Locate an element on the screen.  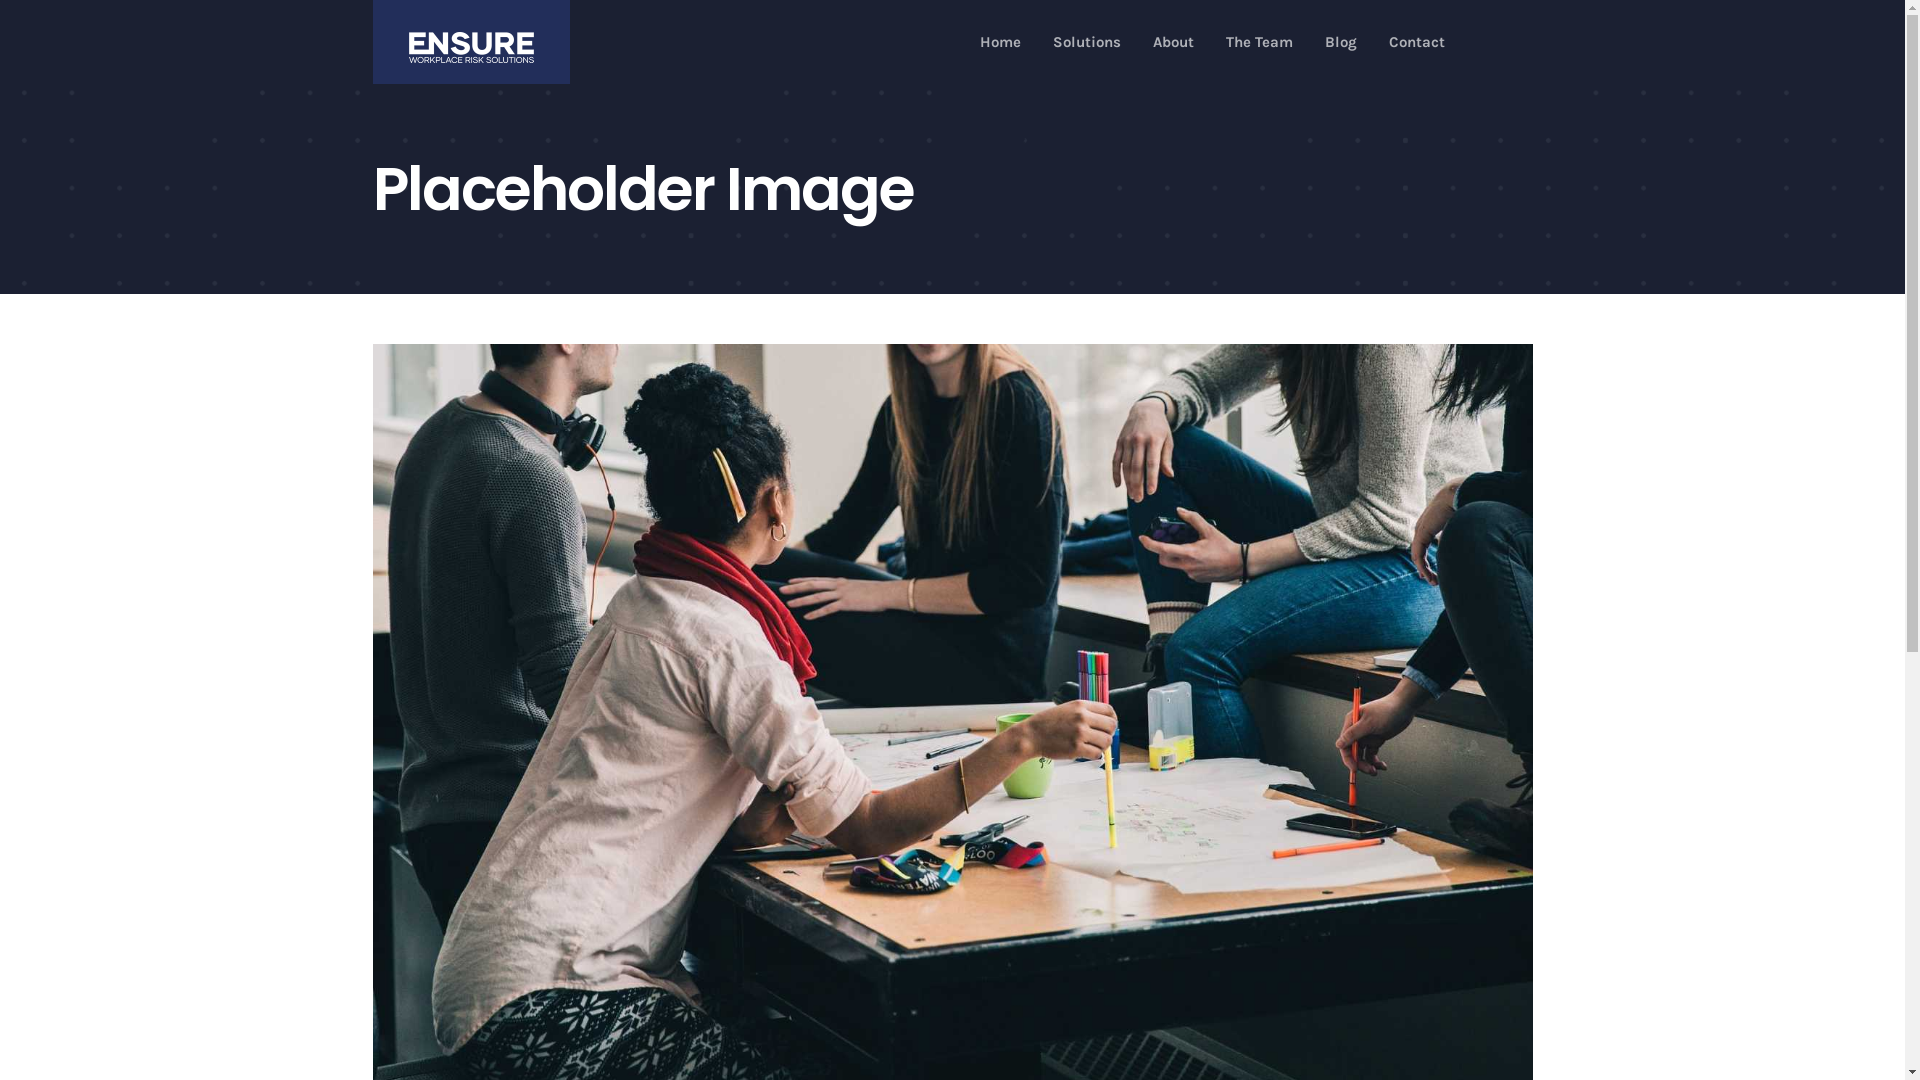
'Contact' is located at coordinates (1387, 42).